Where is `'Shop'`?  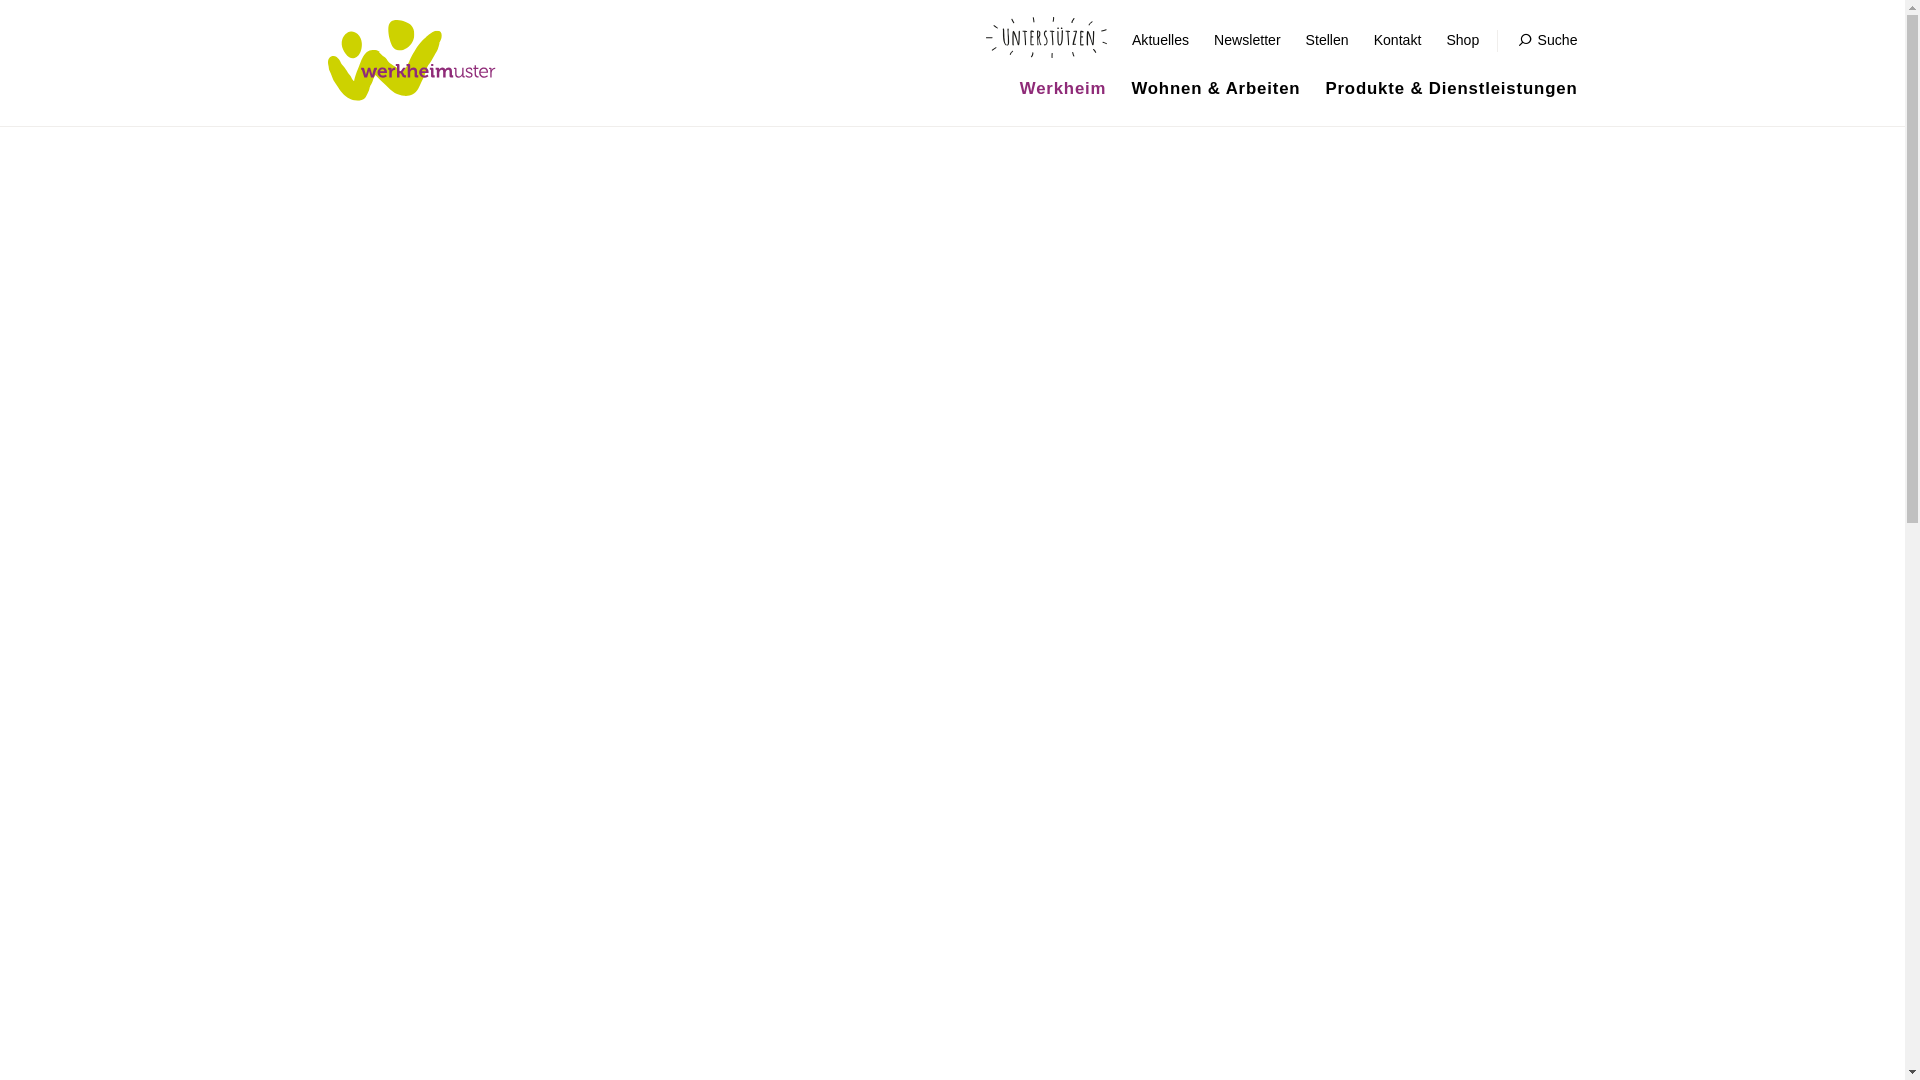 'Shop' is located at coordinates (1462, 40).